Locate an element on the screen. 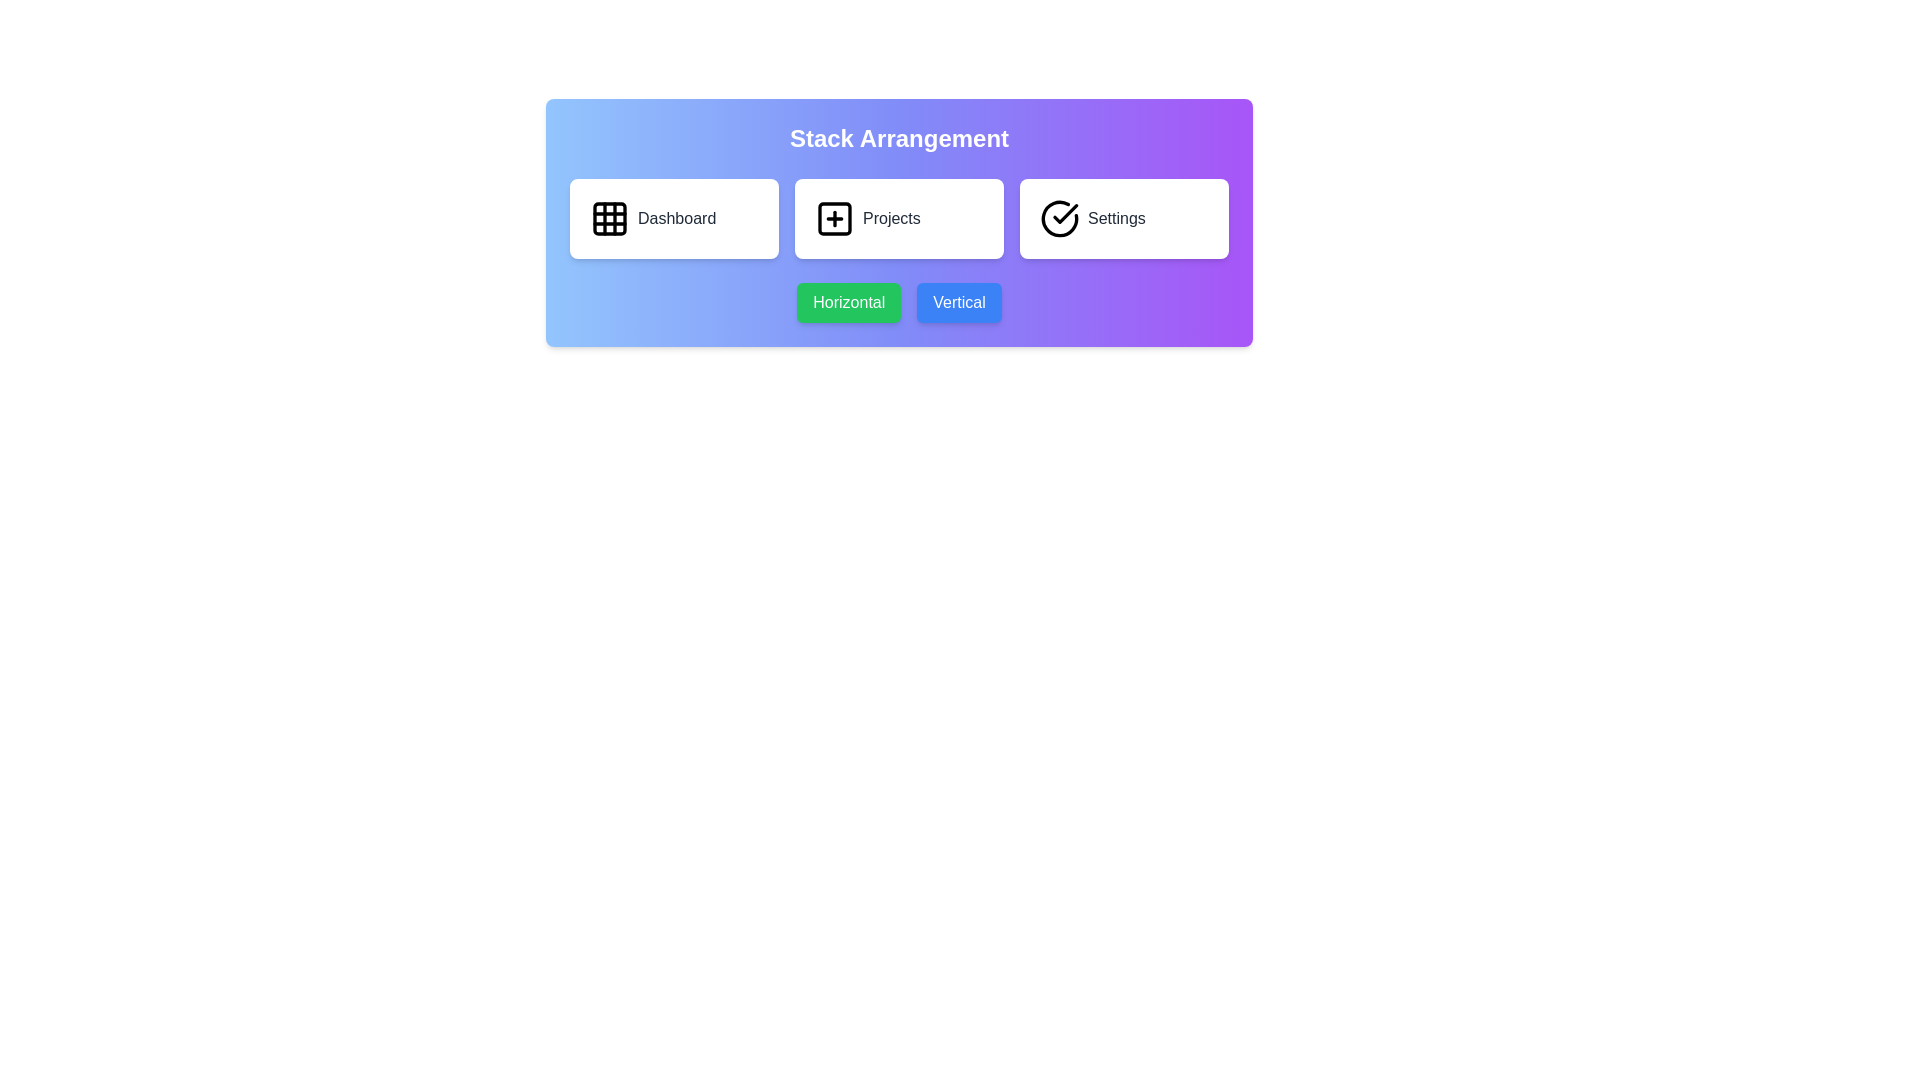 The height and width of the screenshot is (1080, 1920). the 'Dashboard' button, which is the first element in a horizontal arrangement of three buttons is located at coordinates (674, 219).